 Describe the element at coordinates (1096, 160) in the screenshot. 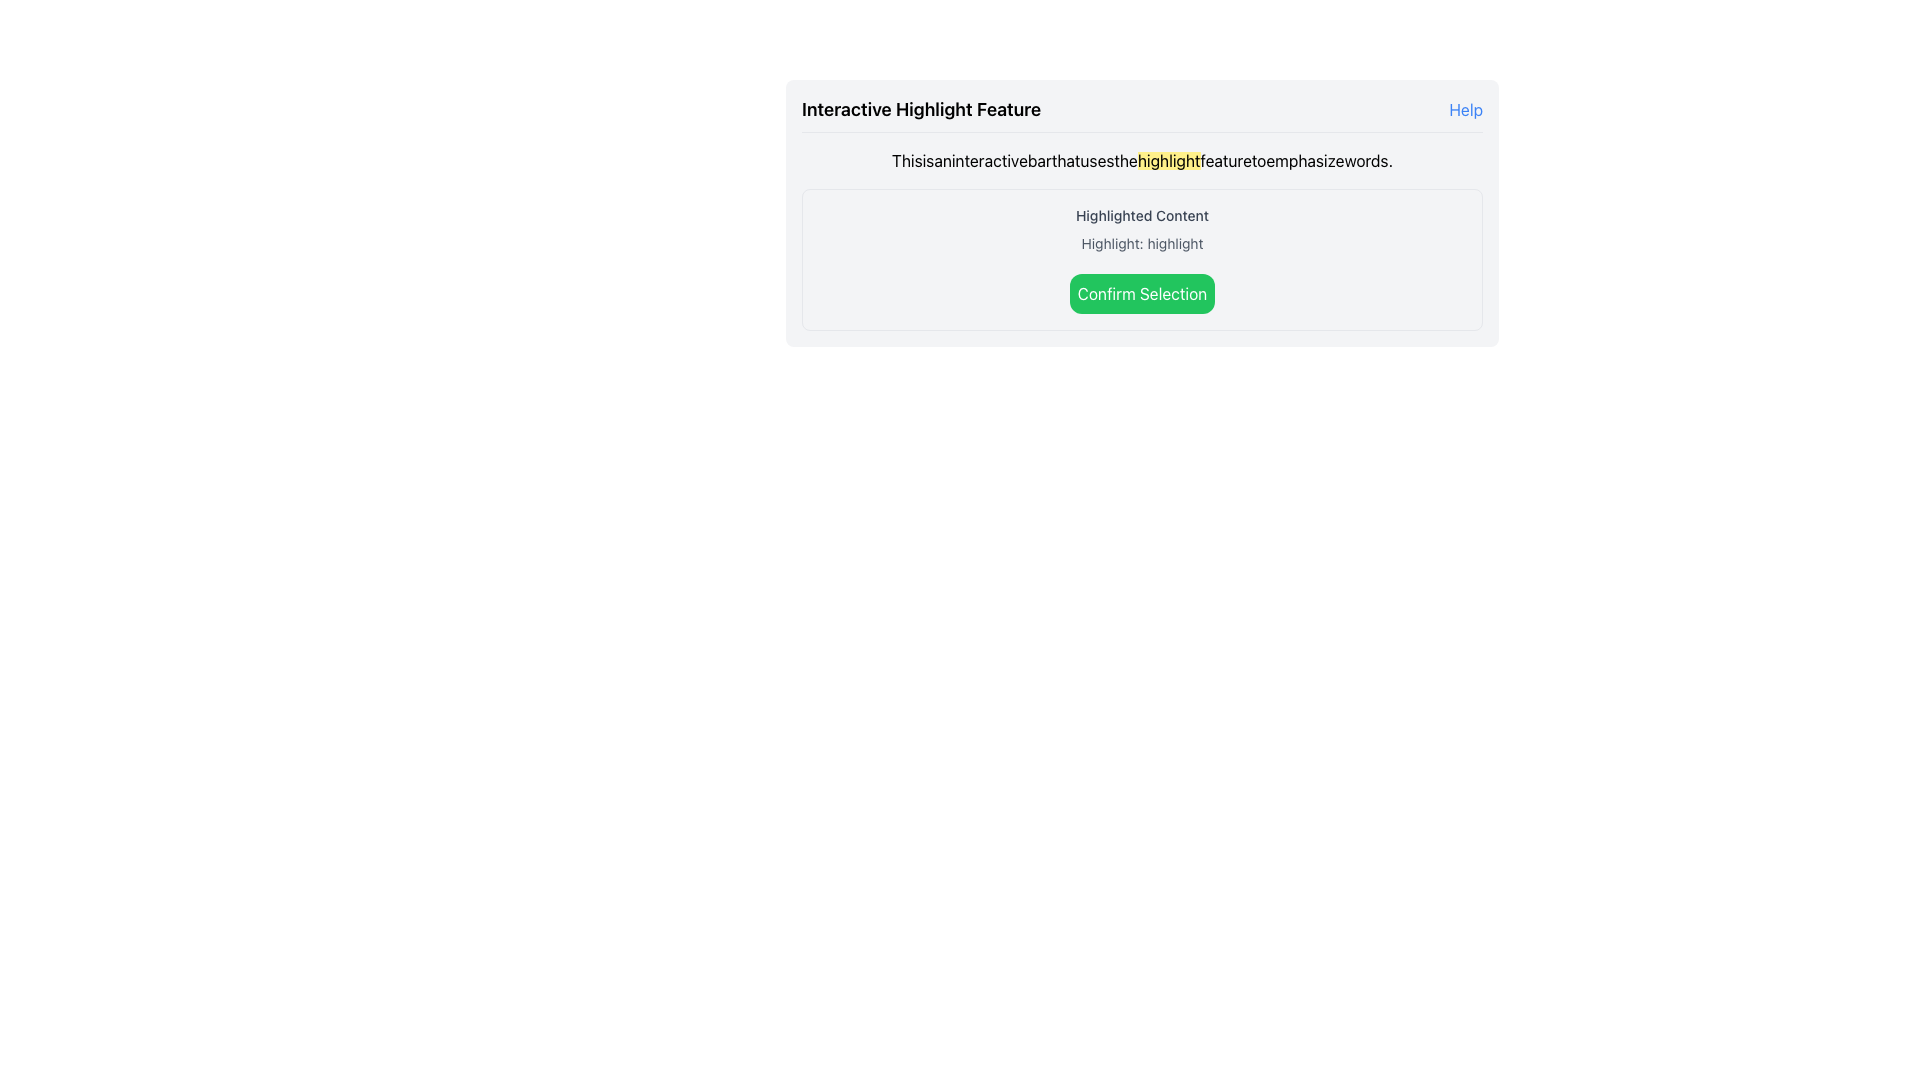

I see `the word 'uses' in the sentence that explains the interactive bar's highlight feature` at that location.